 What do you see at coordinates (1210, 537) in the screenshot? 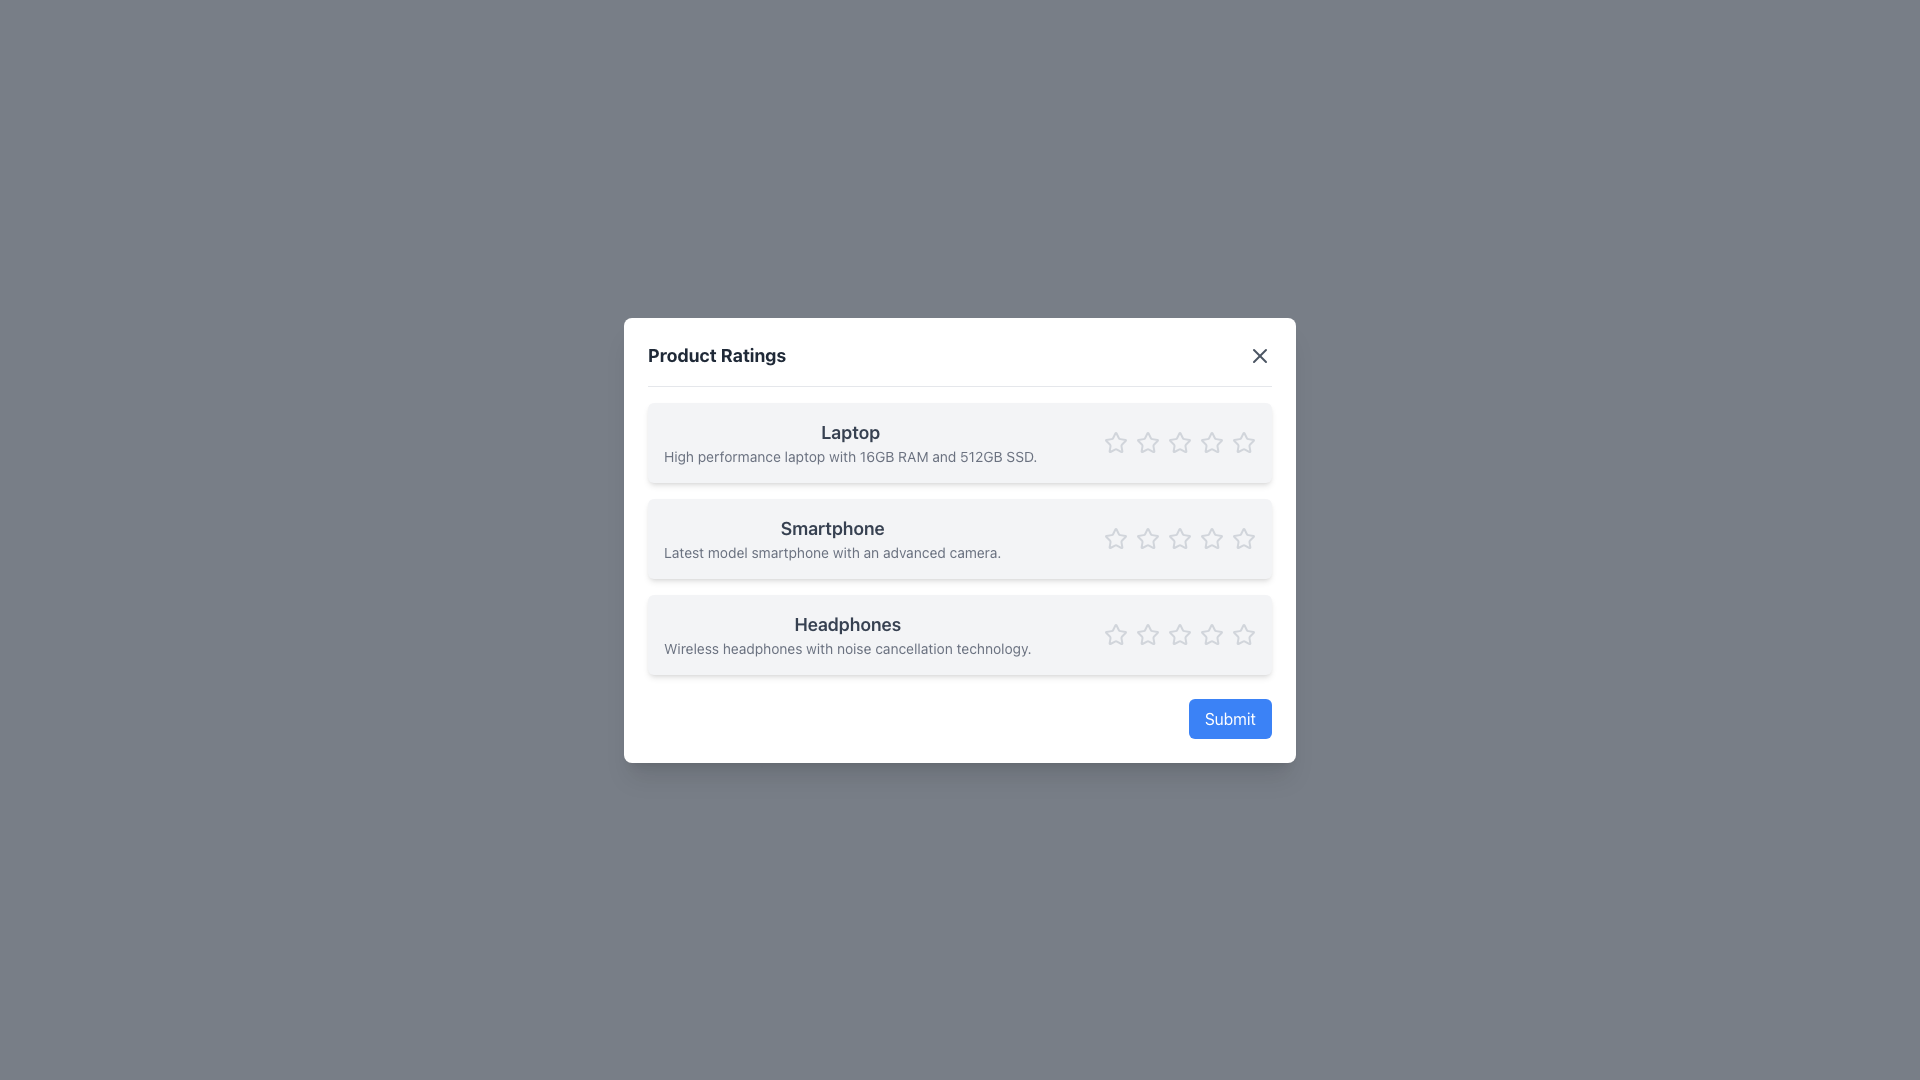
I see `the fourth star icon in the row of five rating stars for the 'Smartphone' product` at bounding box center [1210, 537].